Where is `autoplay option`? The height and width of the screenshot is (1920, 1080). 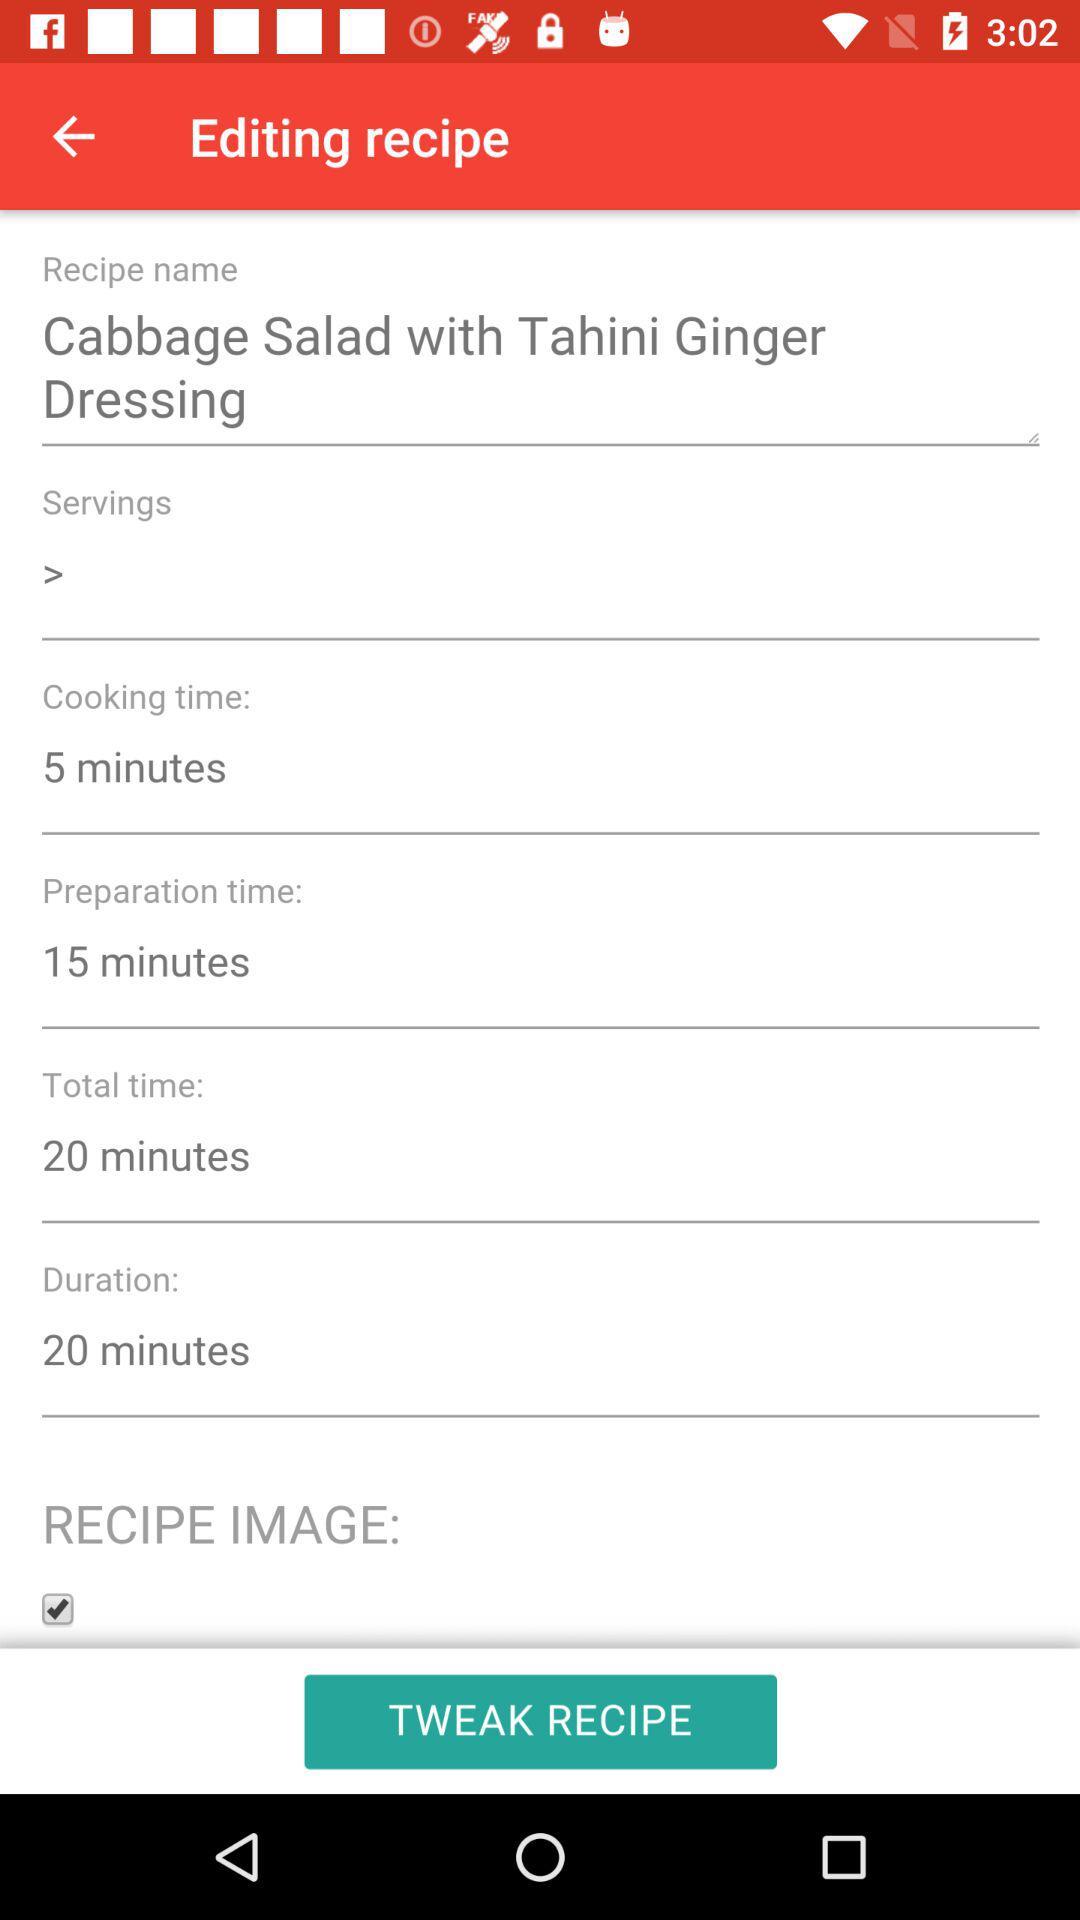
autoplay option is located at coordinates (540, 1002).